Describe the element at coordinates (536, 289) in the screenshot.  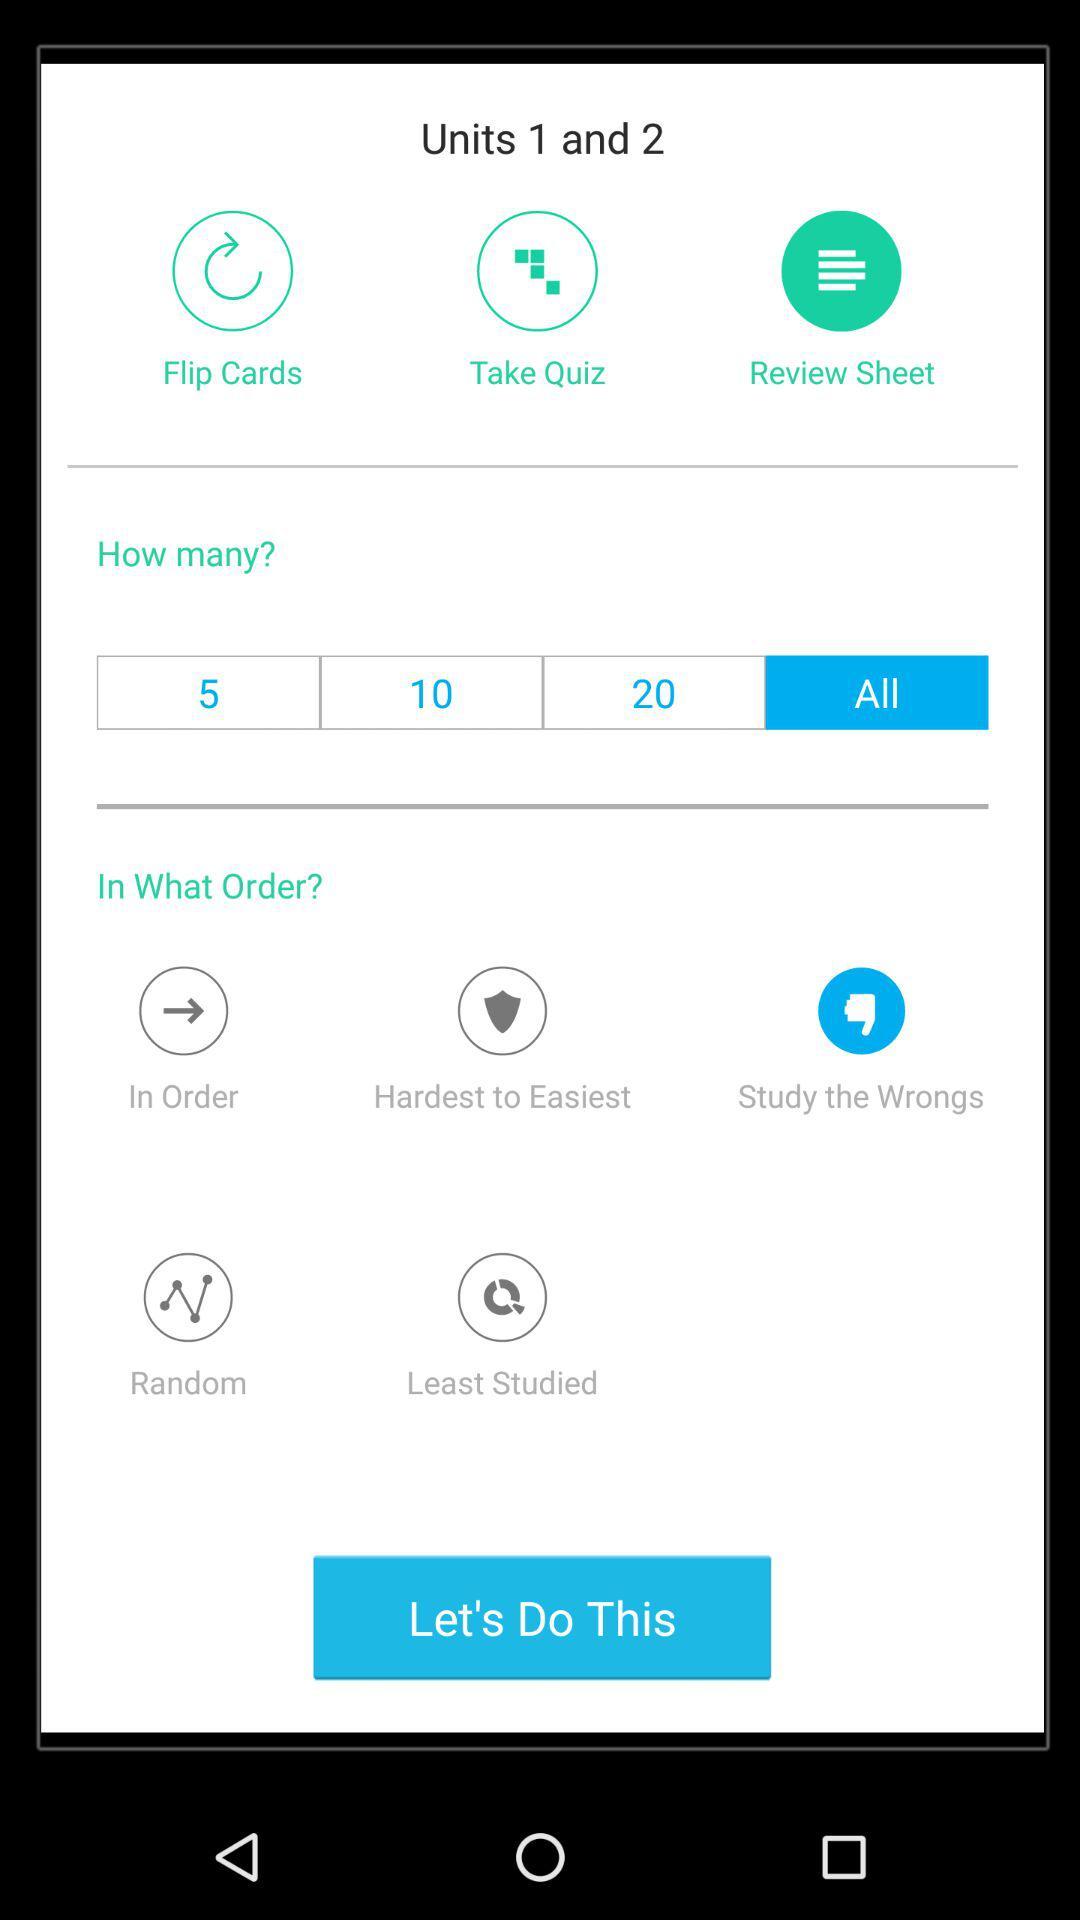
I see `the add icon` at that location.